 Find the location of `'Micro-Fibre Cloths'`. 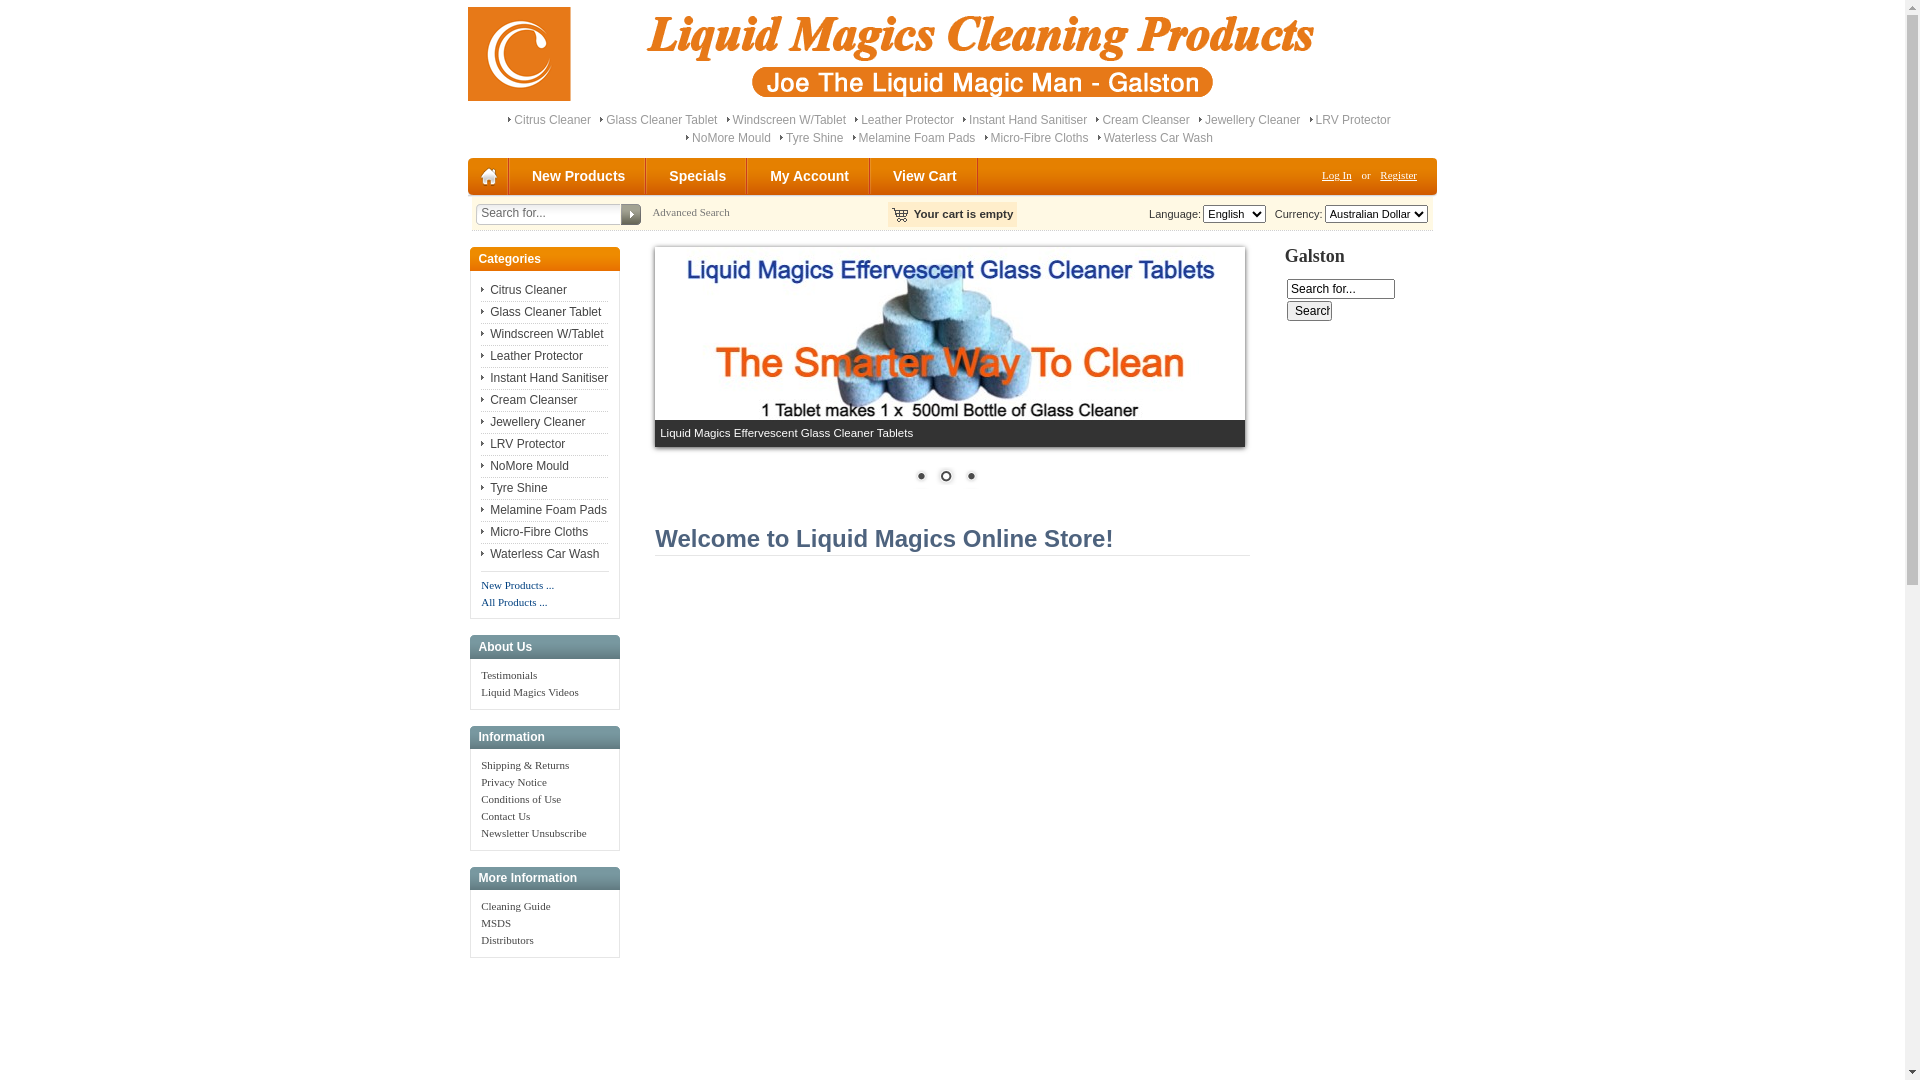

'Micro-Fibre Cloths' is located at coordinates (984, 137).